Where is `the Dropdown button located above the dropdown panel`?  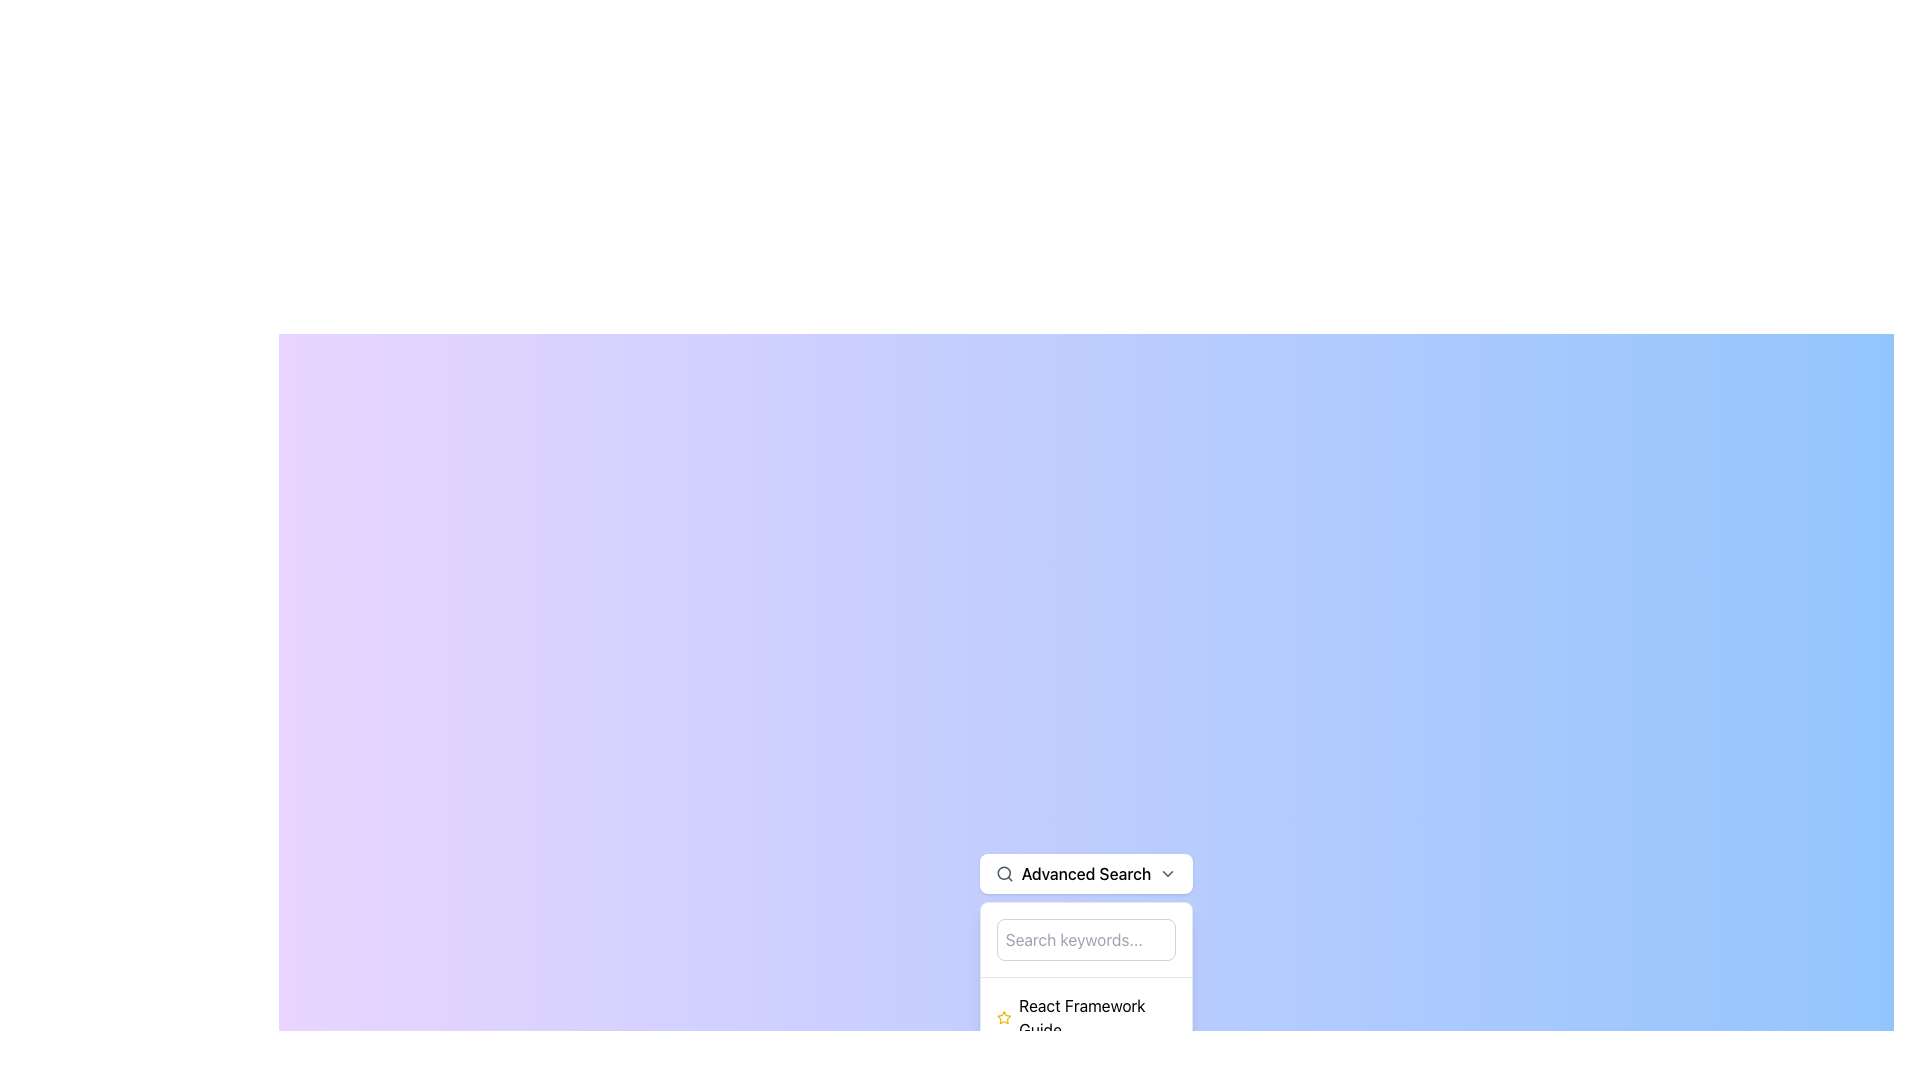
the Dropdown button located above the dropdown panel is located at coordinates (1085, 873).